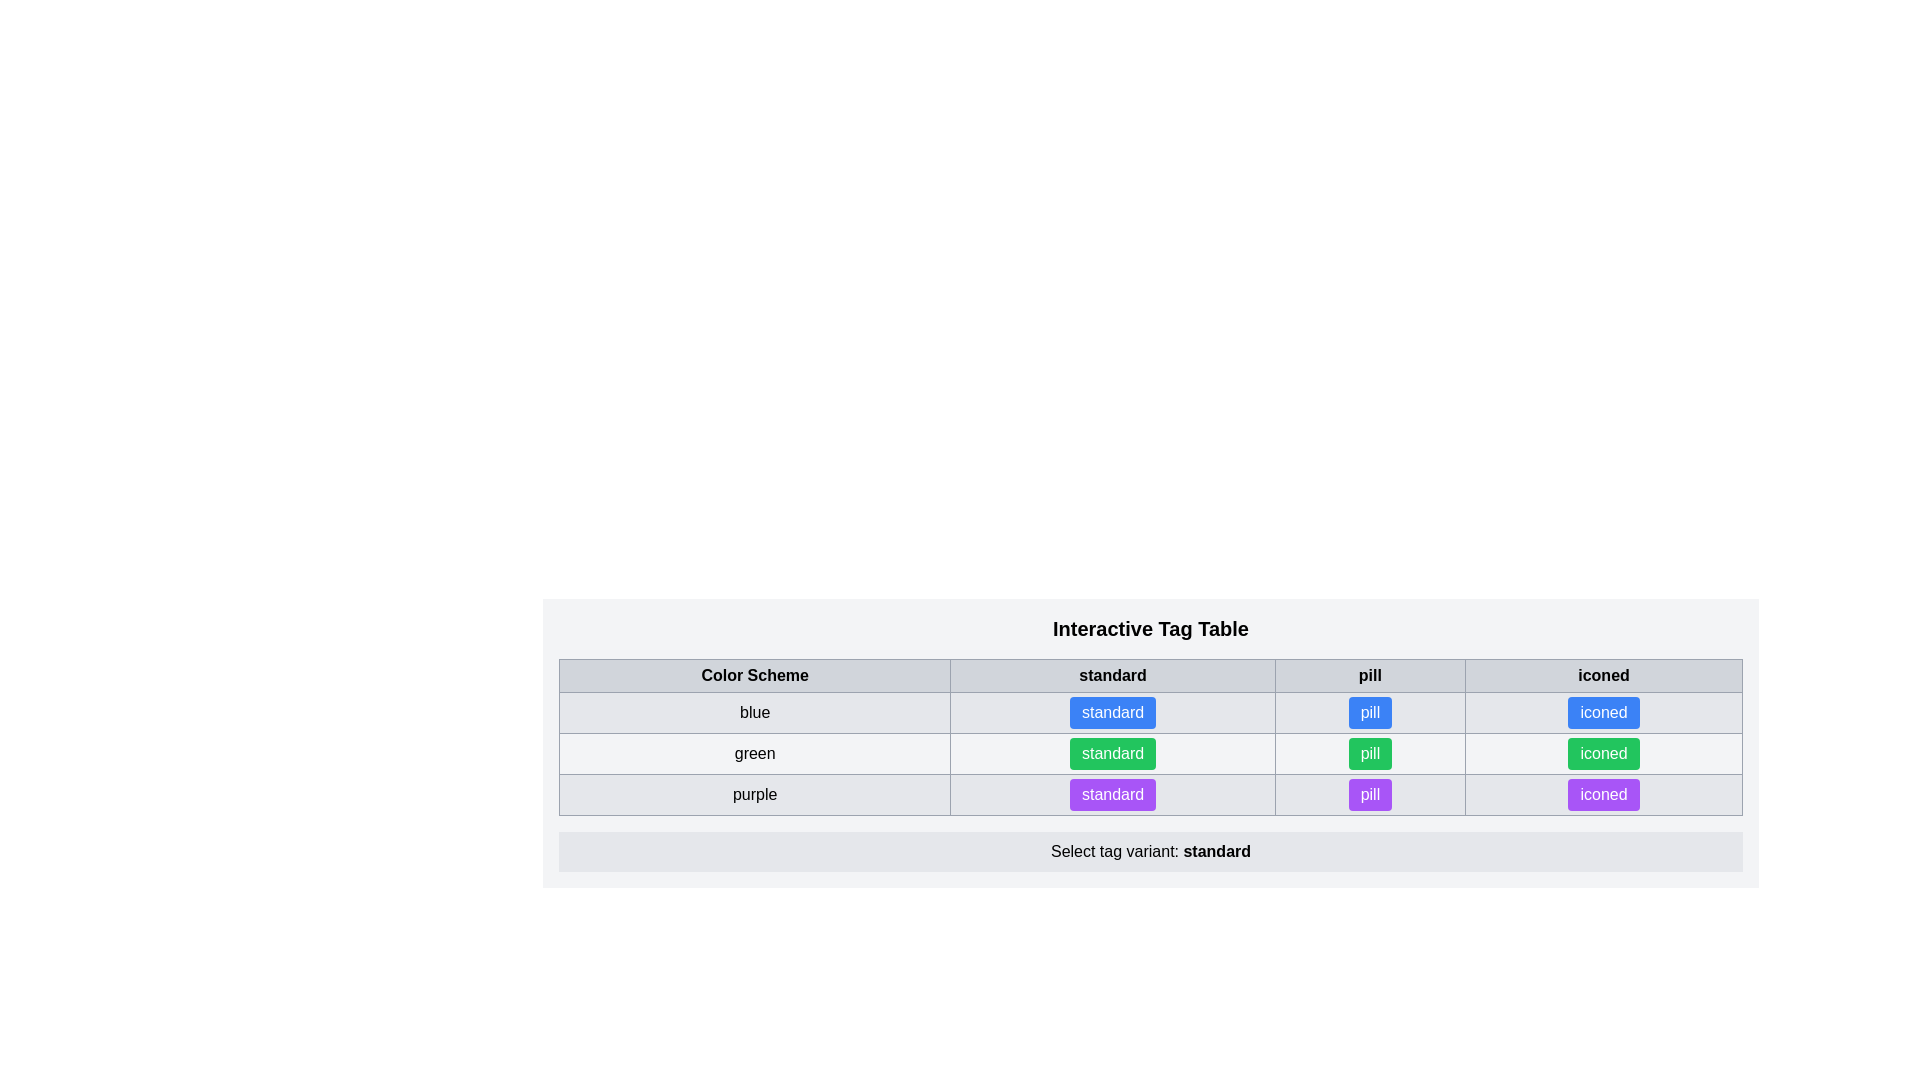 The image size is (1920, 1080). I want to click on the 'pill' button with a purple background and white text located in the third row and second column of the 'Interactive Tag Table', so click(1369, 793).